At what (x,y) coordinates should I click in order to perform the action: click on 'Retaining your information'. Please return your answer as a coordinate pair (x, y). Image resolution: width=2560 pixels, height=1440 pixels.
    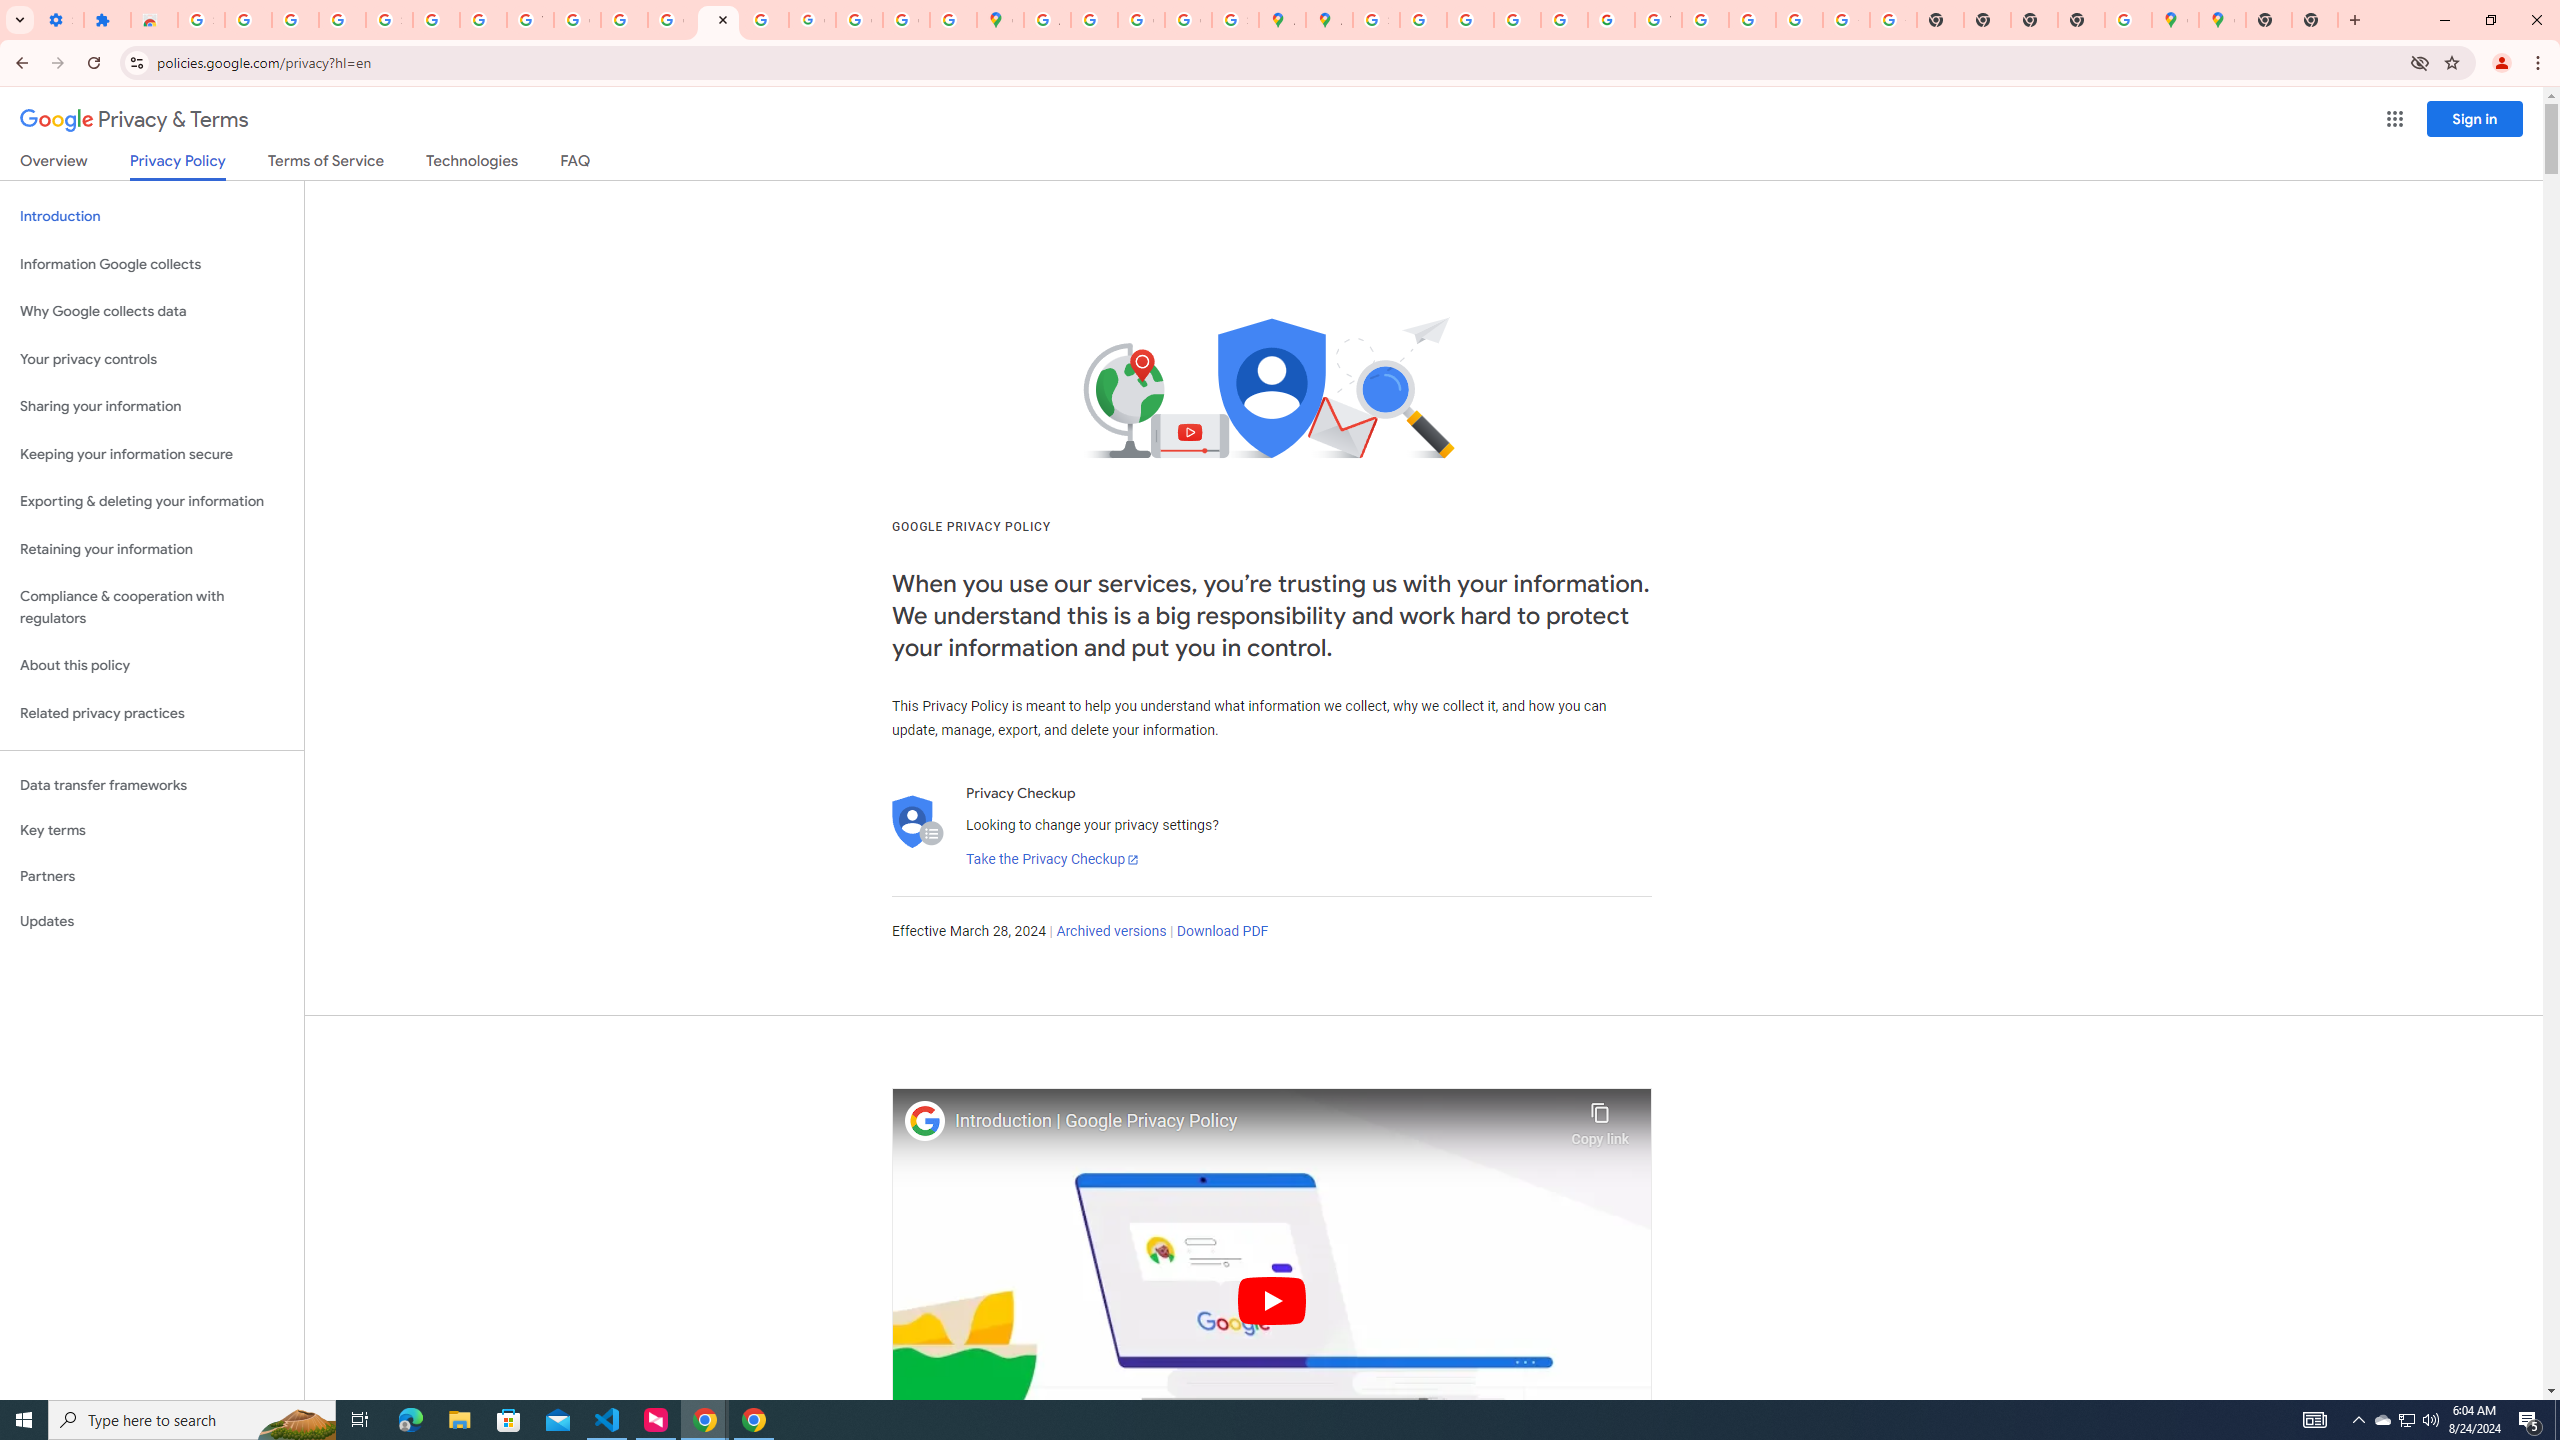
    Looking at the image, I should click on (151, 549).